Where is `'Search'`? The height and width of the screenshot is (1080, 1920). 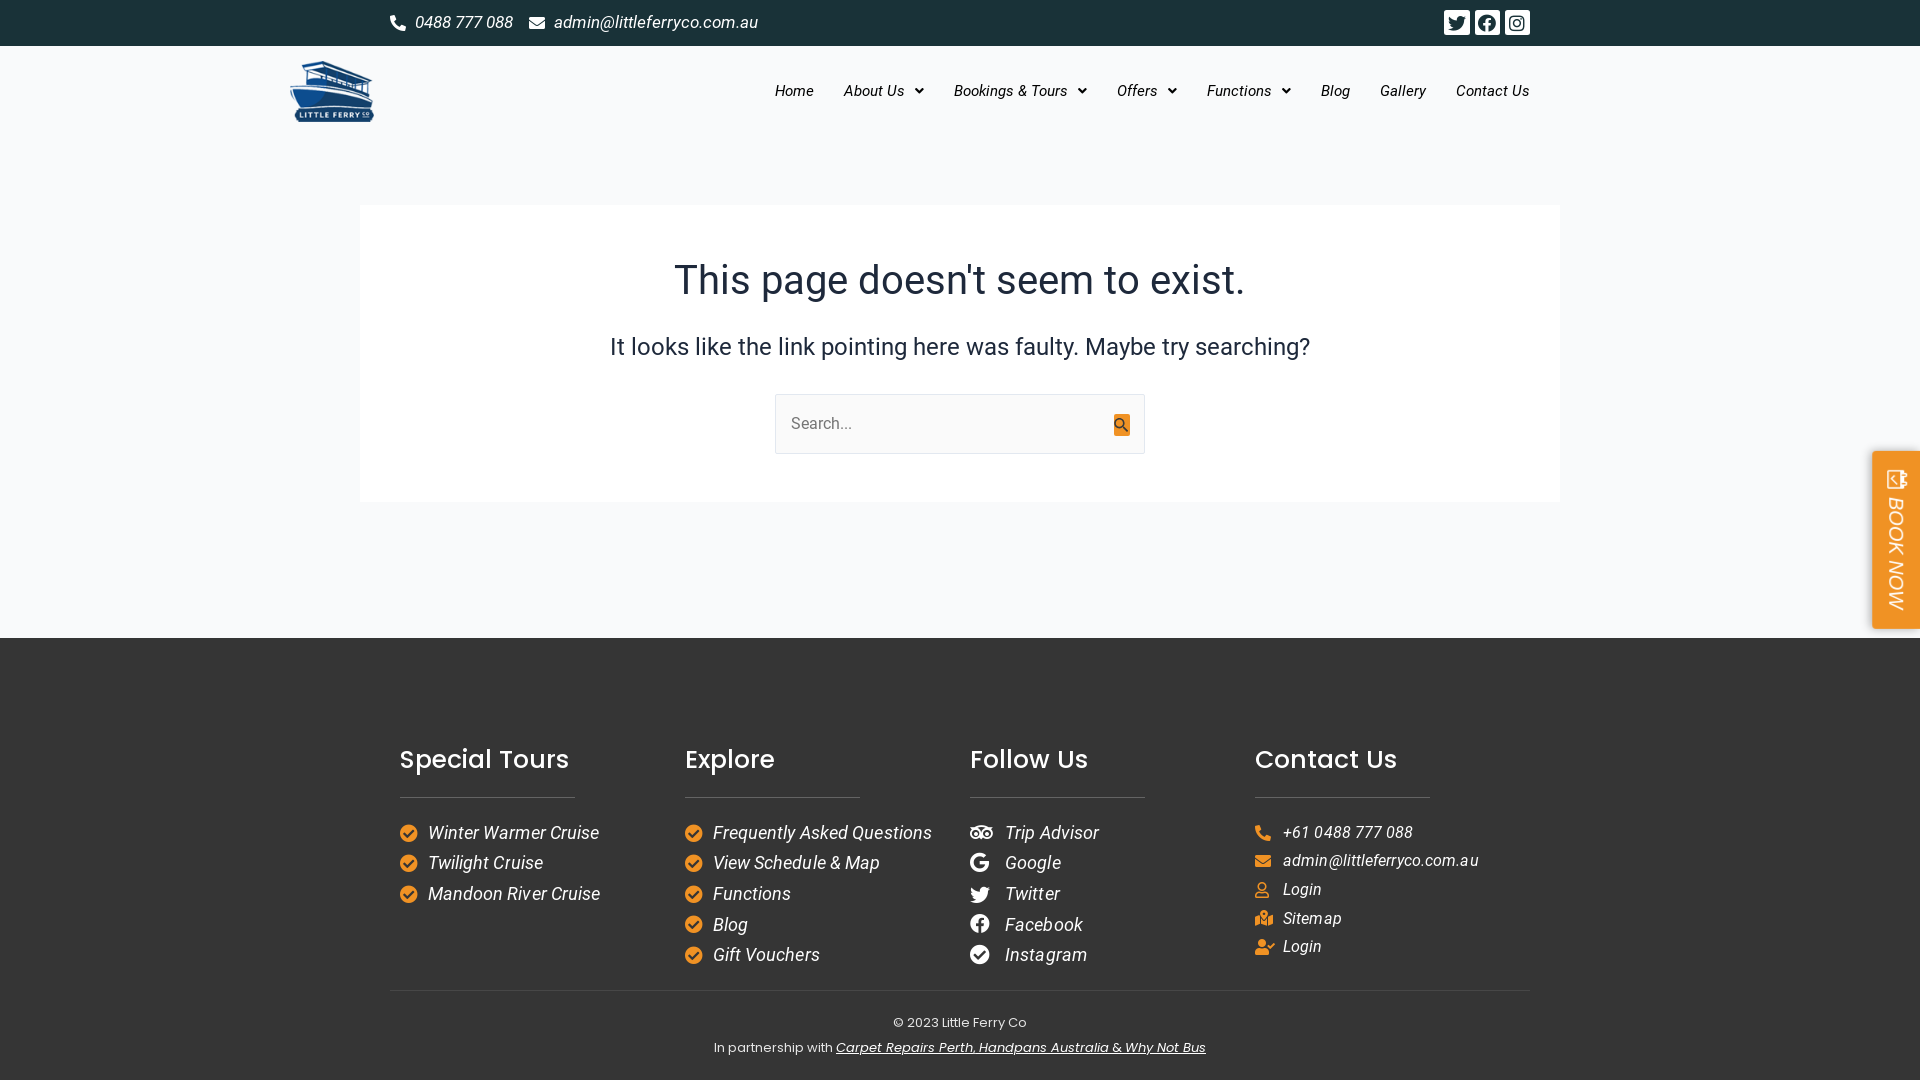
'Search' is located at coordinates (1122, 414).